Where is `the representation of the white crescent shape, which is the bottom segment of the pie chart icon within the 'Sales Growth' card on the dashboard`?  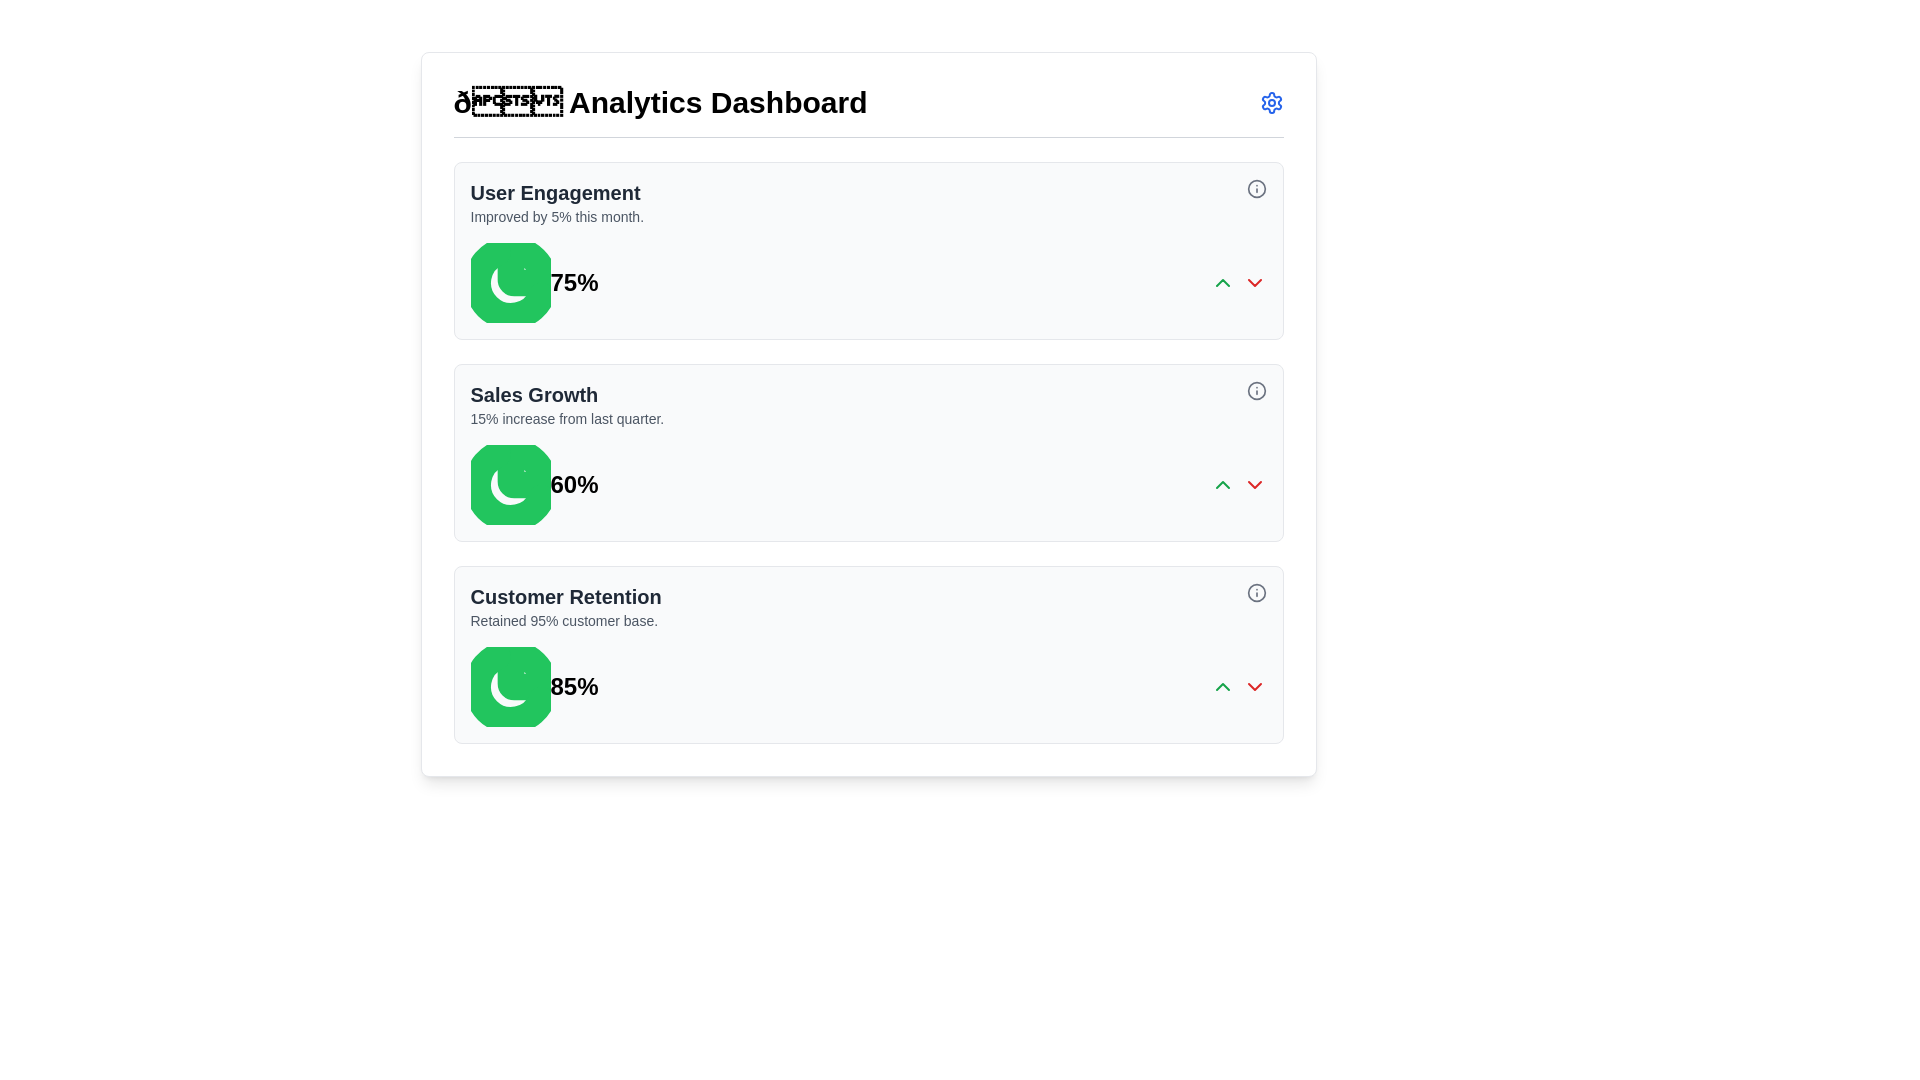 the representation of the white crescent shape, which is the bottom segment of the pie chart icon within the 'Sales Growth' card on the dashboard is located at coordinates (509, 486).